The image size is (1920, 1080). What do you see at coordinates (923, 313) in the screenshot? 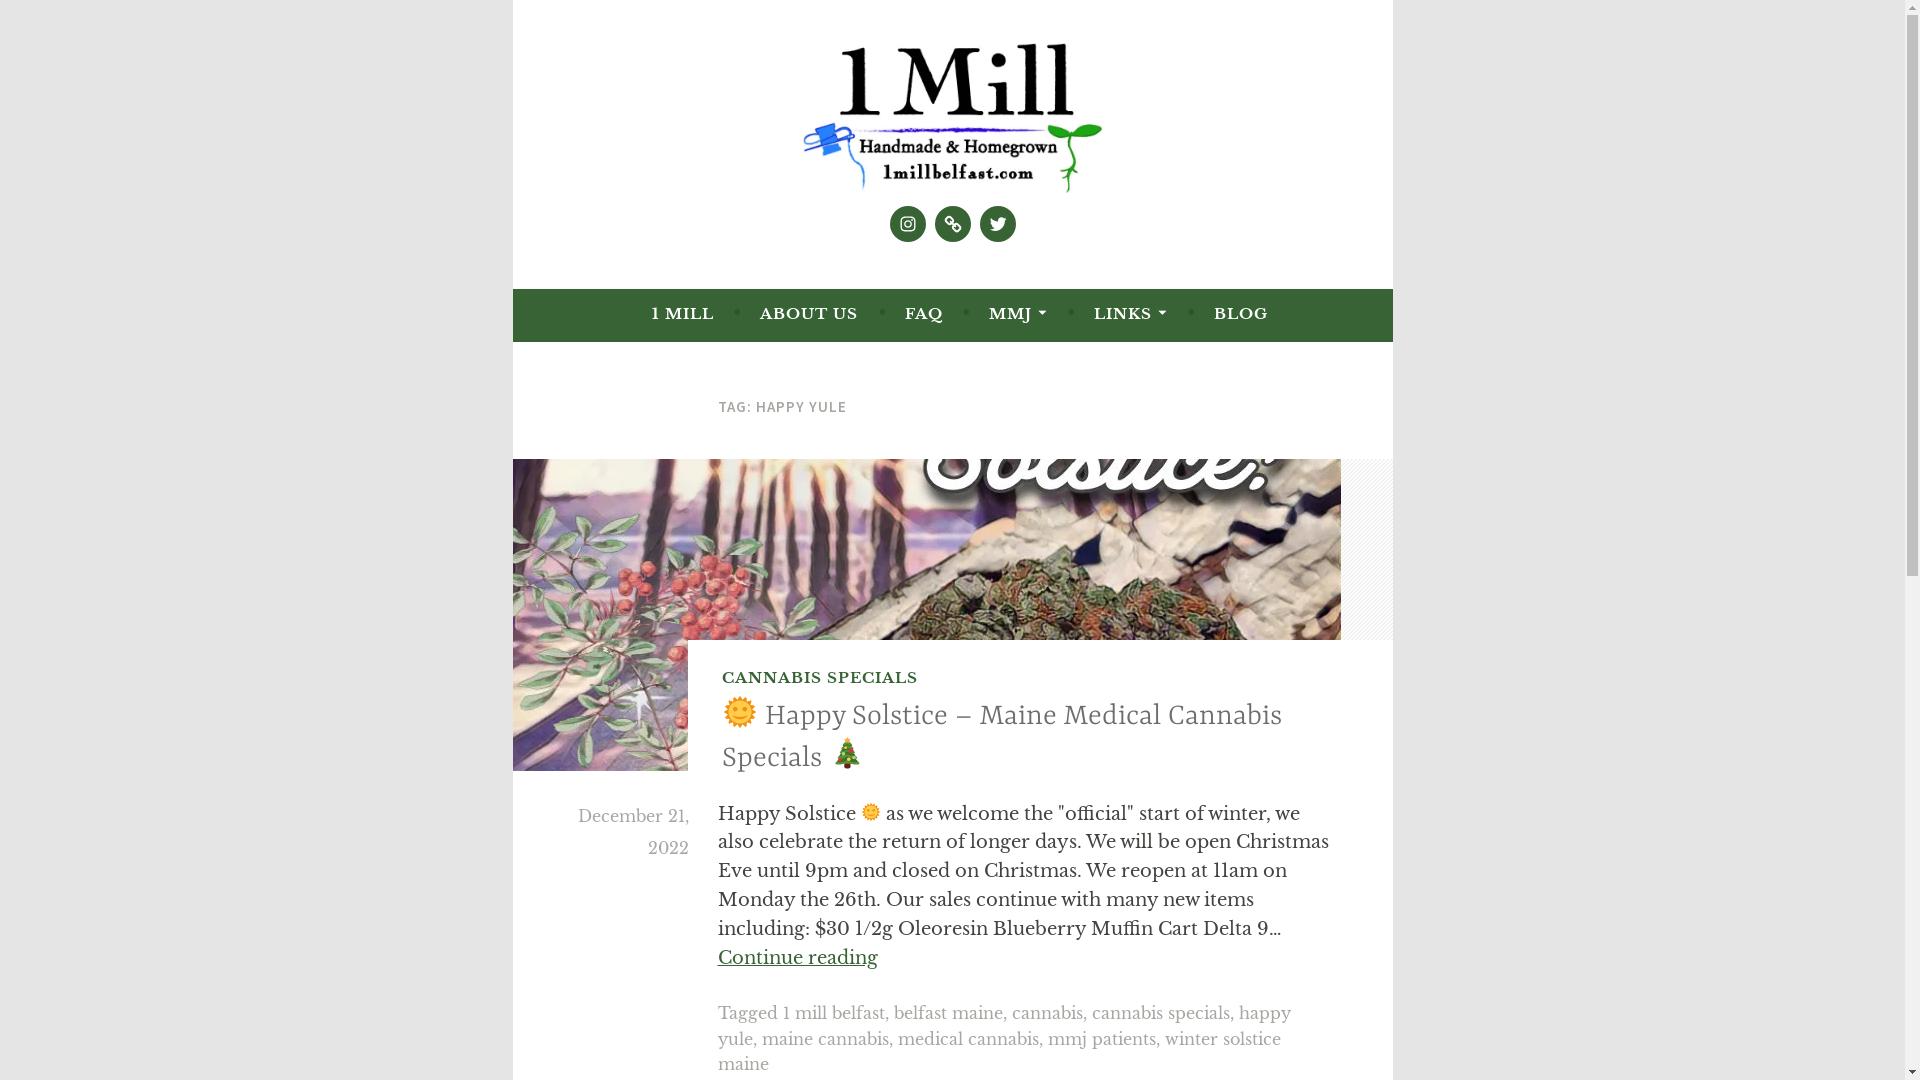
I see `'FAQ'` at bounding box center [923, 313].